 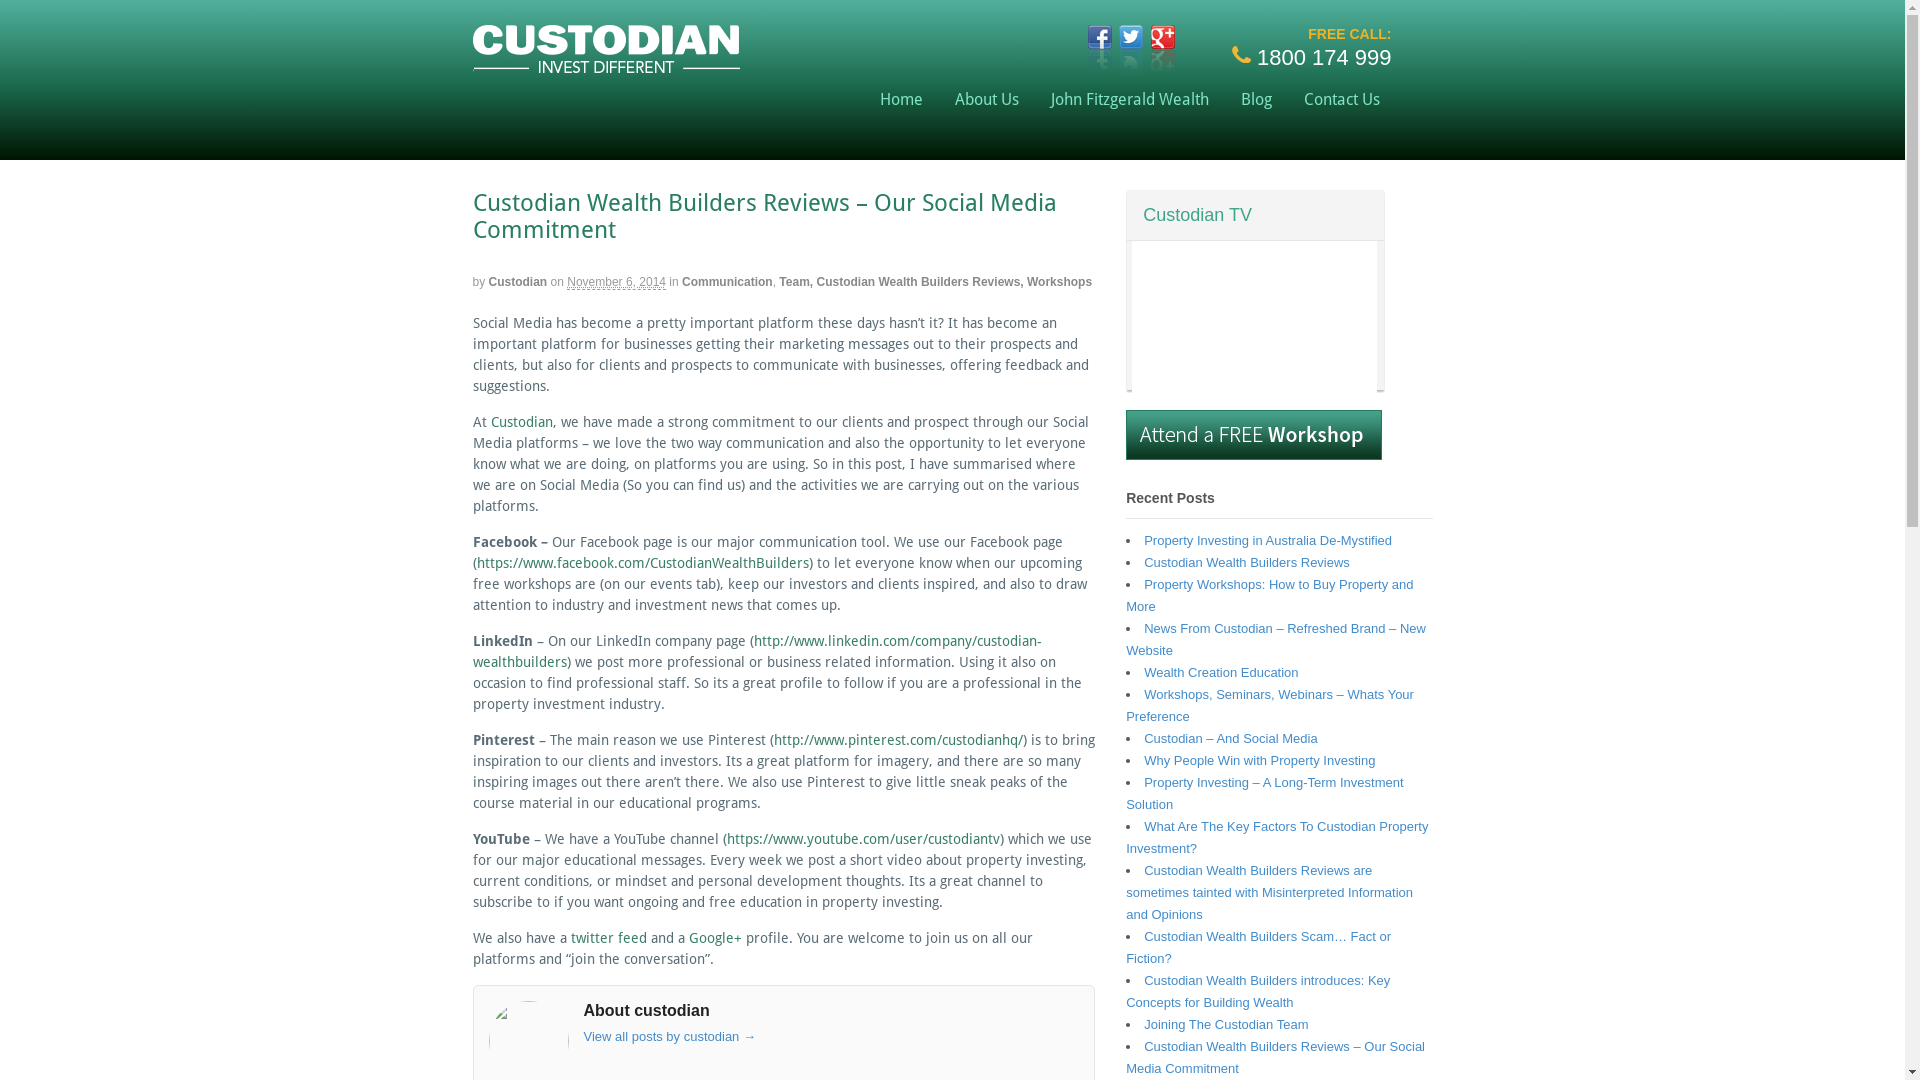 What do you see at coordinates (1255, 99) in the screenshot?
I see `'Blog'` at bounding box center [1255, 99].